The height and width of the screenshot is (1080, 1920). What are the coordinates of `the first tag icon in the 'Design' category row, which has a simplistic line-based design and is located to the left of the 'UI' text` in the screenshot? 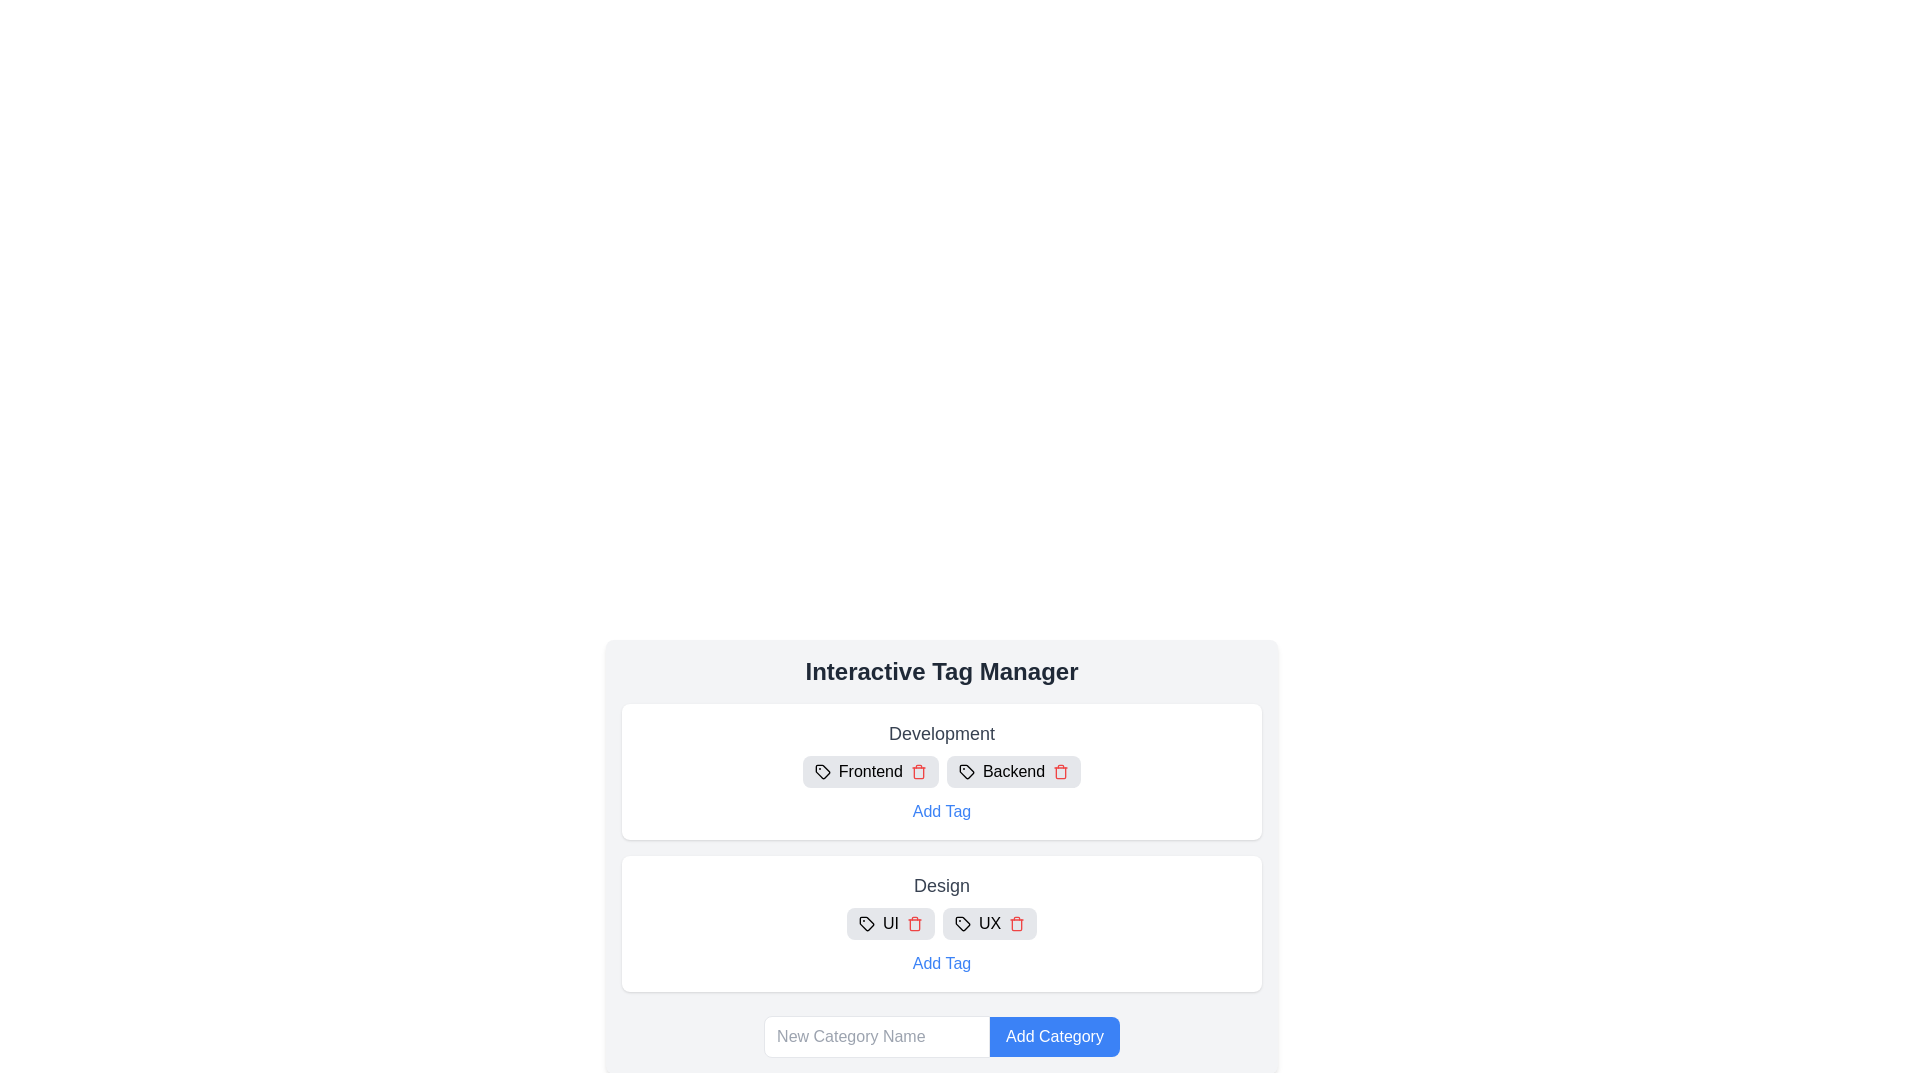 It's located at (866, 924).